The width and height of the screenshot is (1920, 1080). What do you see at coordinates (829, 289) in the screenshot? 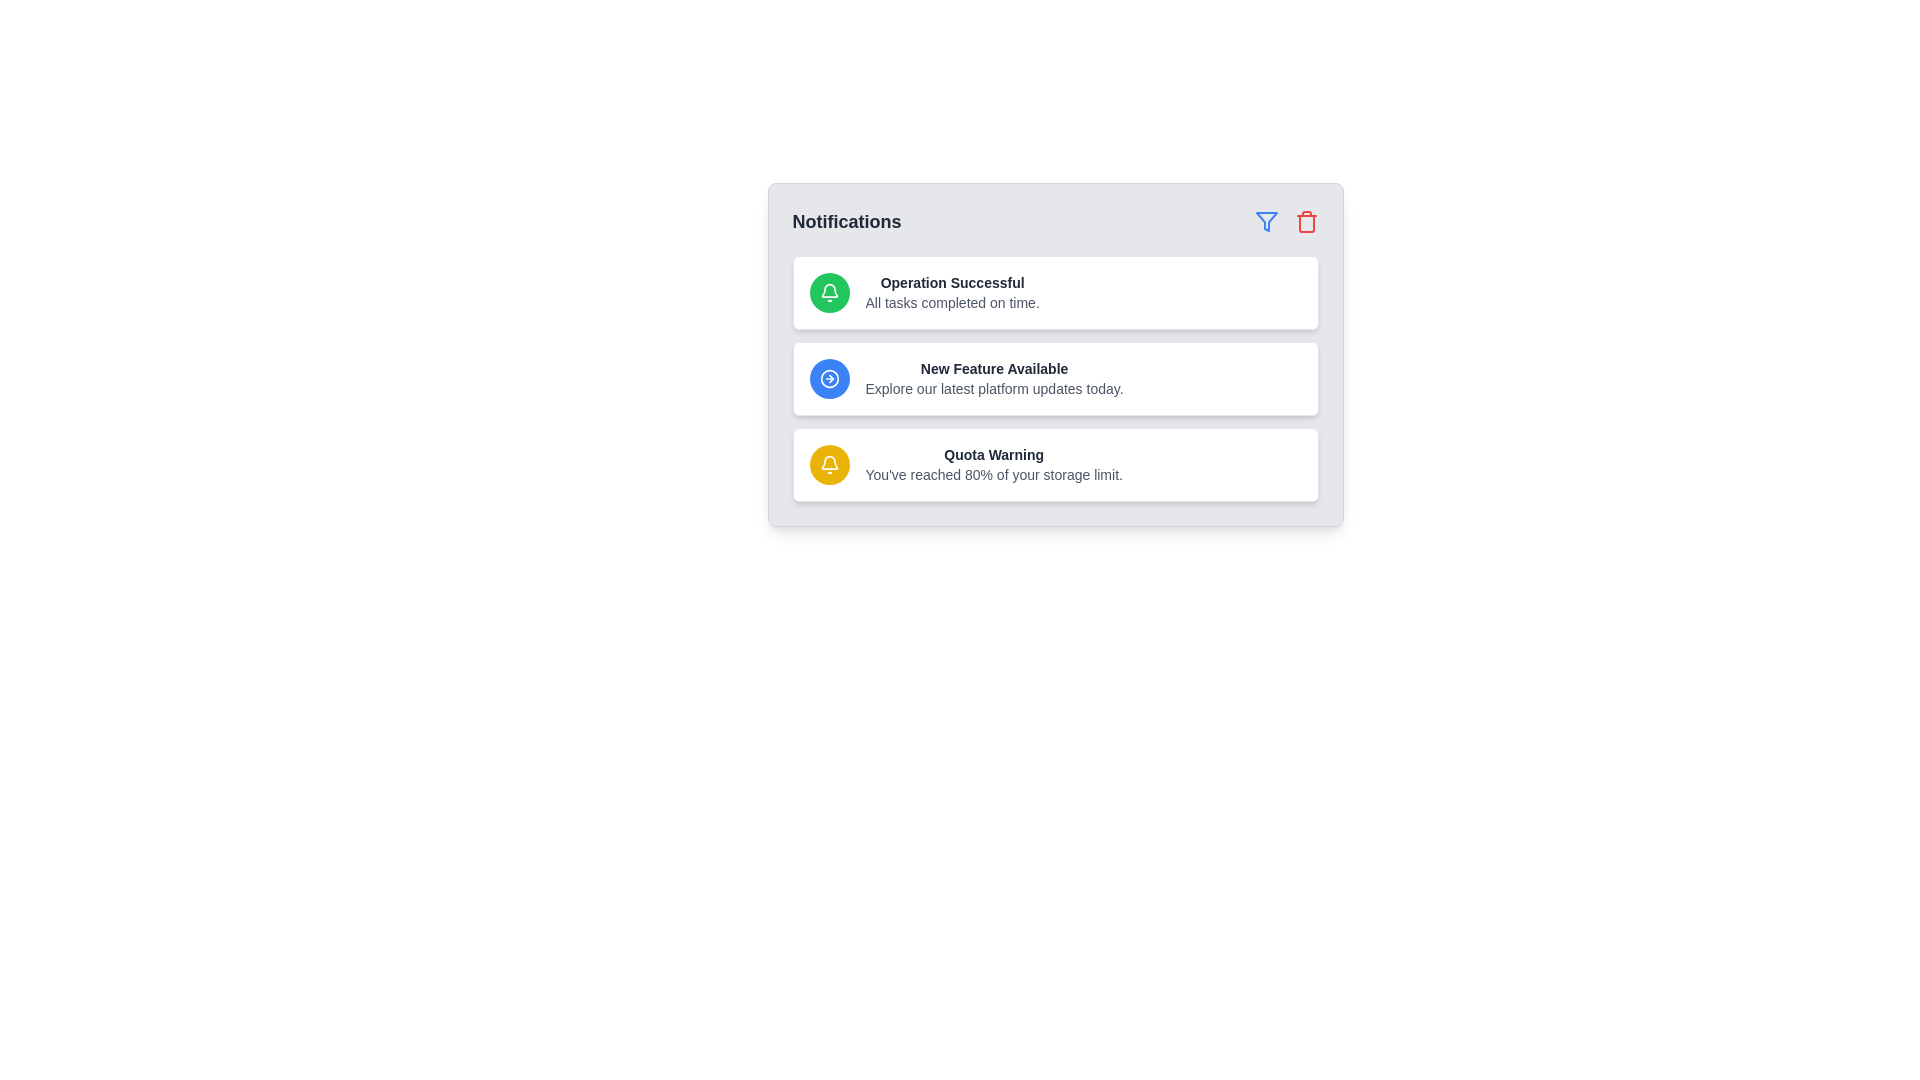
I see `the notification bell icon represented by a graphical SVG component` at bounding box center [829, 289].